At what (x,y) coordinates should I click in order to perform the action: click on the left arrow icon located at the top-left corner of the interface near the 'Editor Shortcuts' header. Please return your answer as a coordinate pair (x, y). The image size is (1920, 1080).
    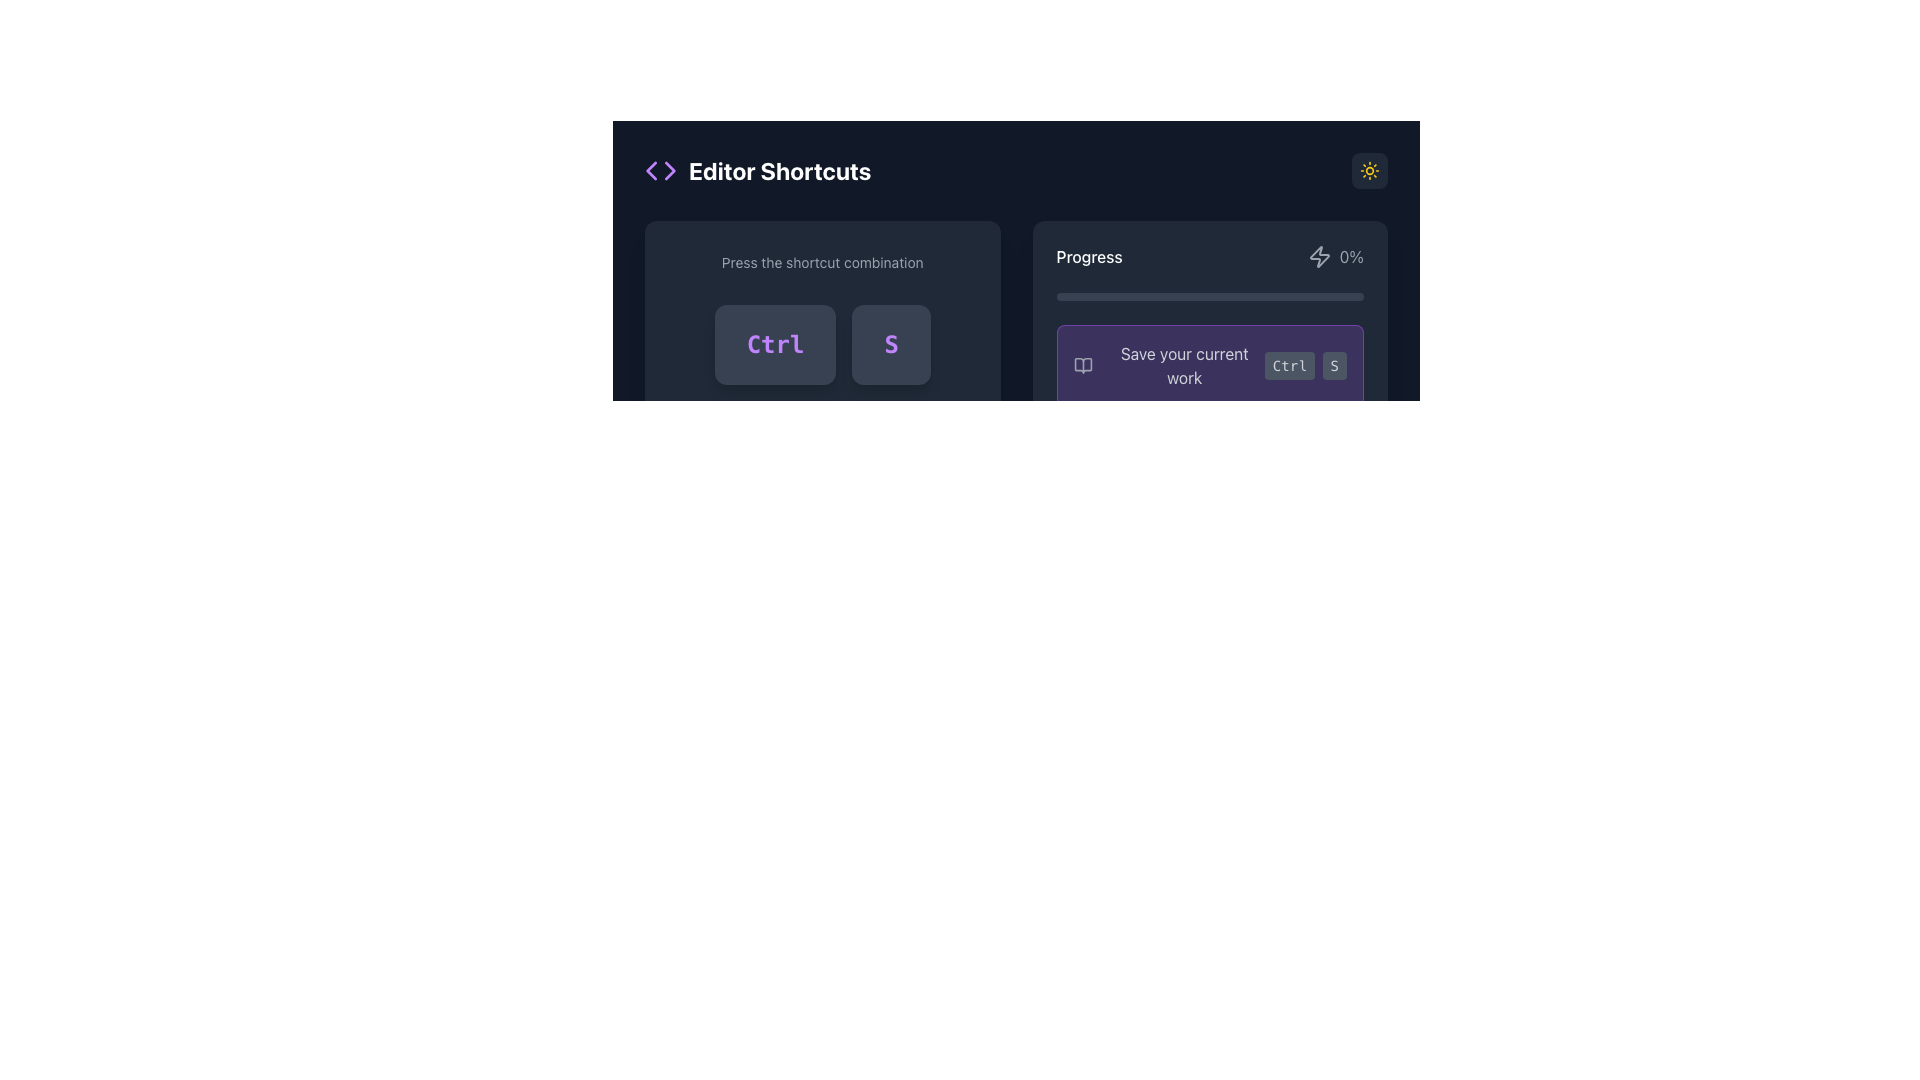
    Looking at the image, I should click on (651, 169).